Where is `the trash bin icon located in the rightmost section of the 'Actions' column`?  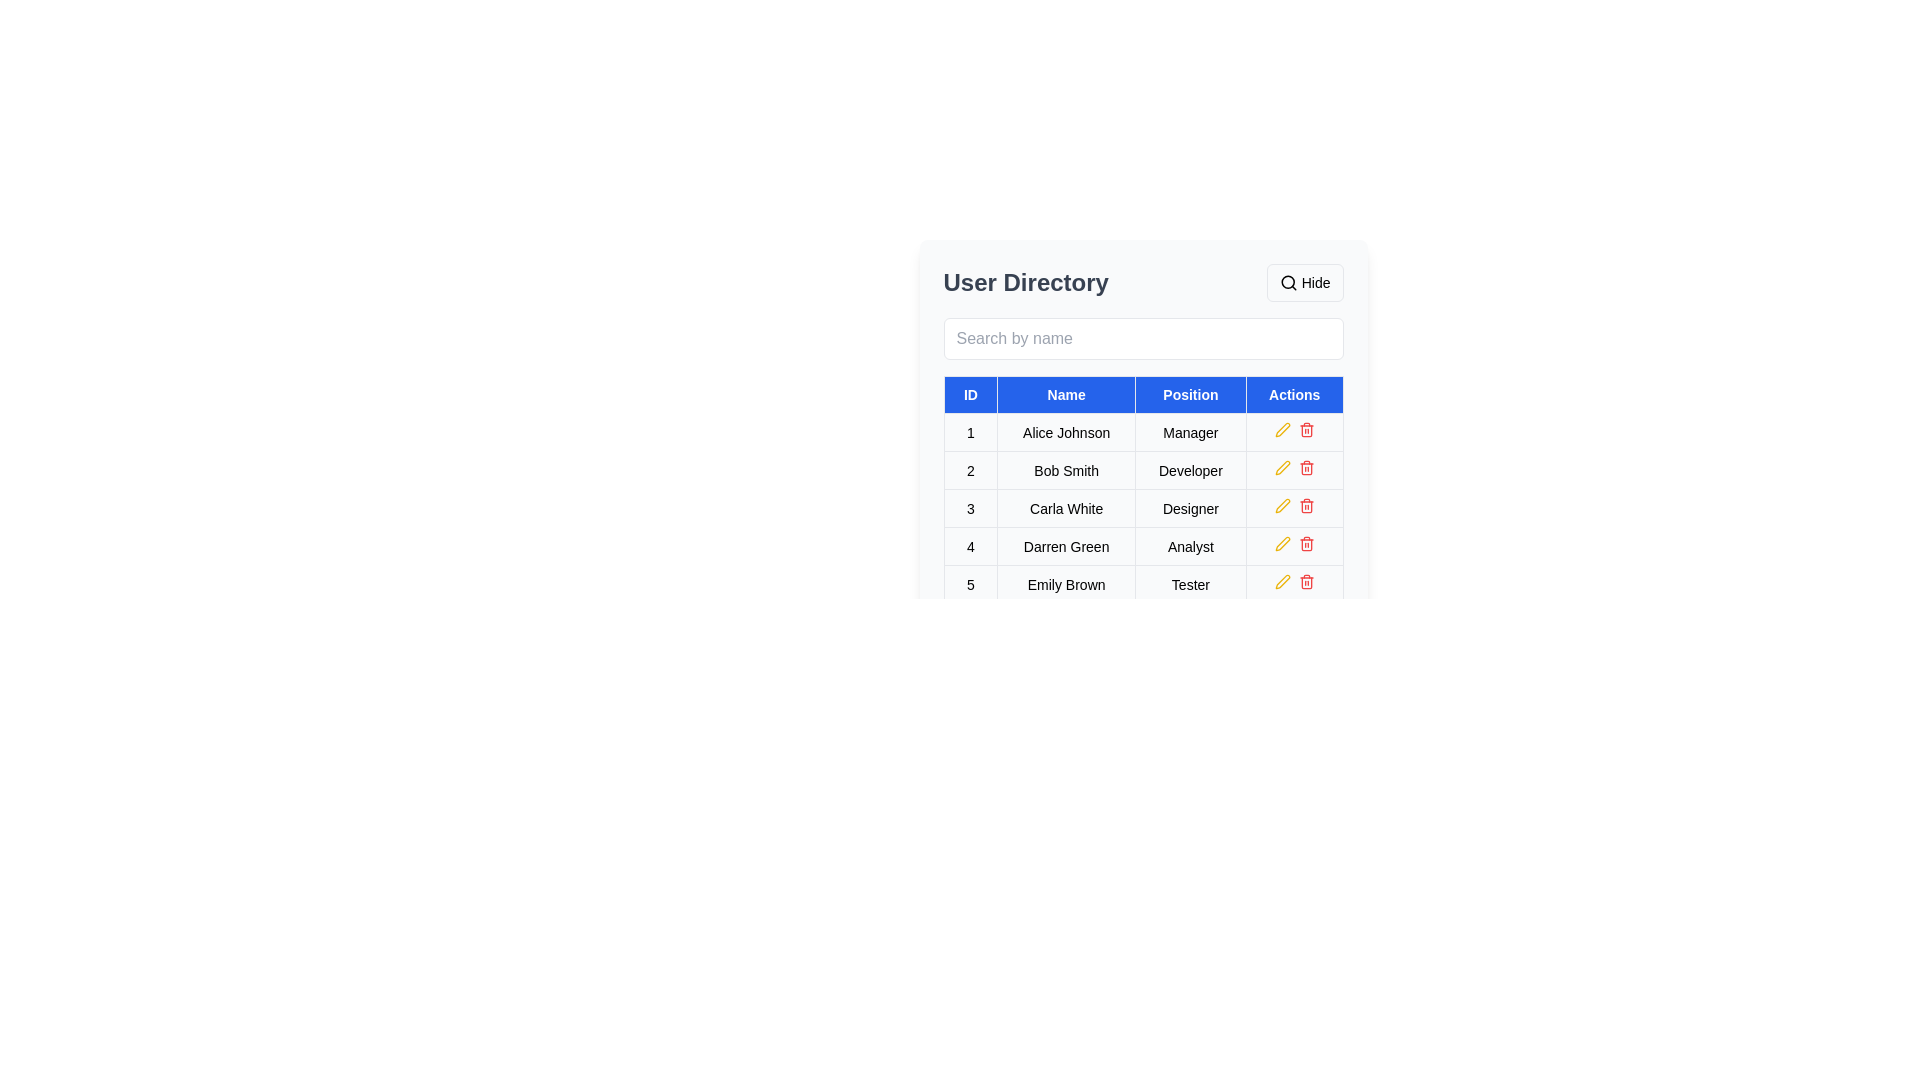 the trash bin icon located in the rightmost section of the 'Actions' column is located at coordinates (1306, 504).